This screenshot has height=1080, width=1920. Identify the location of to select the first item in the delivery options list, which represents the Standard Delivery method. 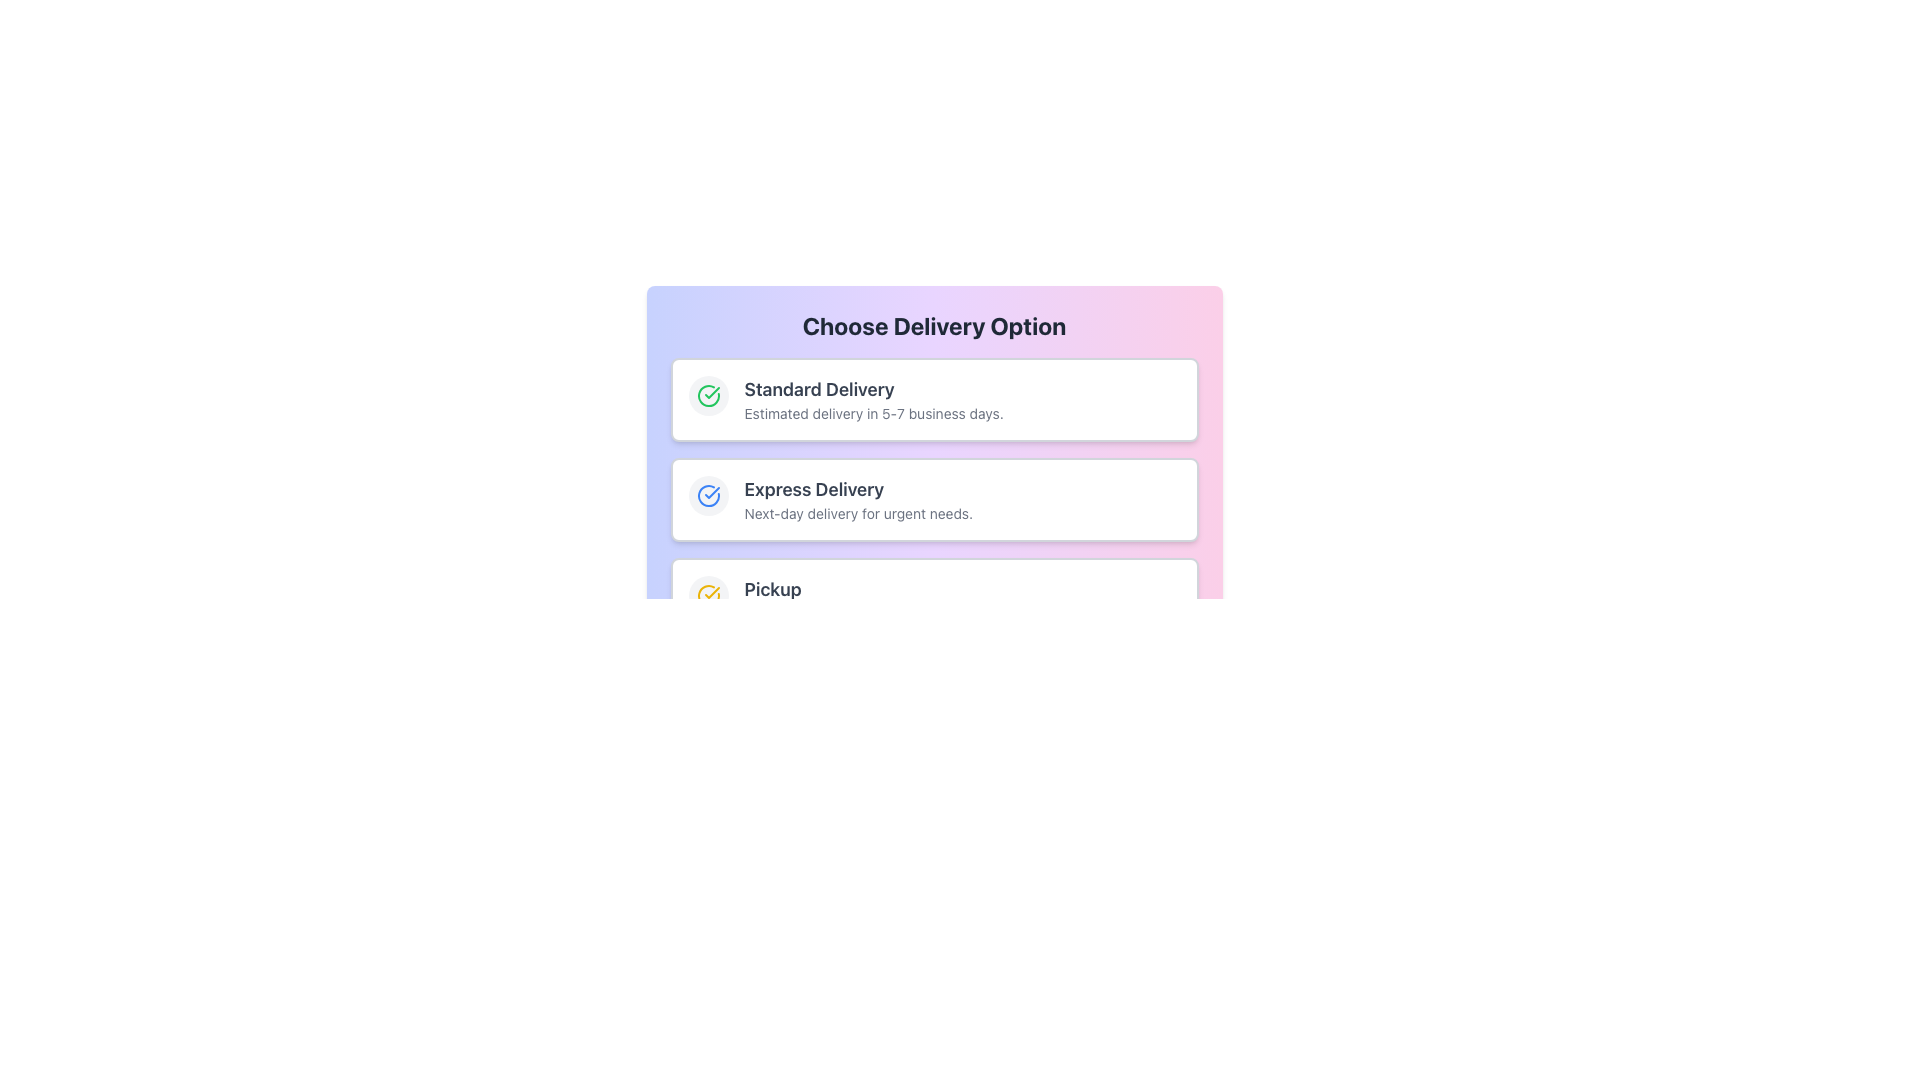
(933, 400).